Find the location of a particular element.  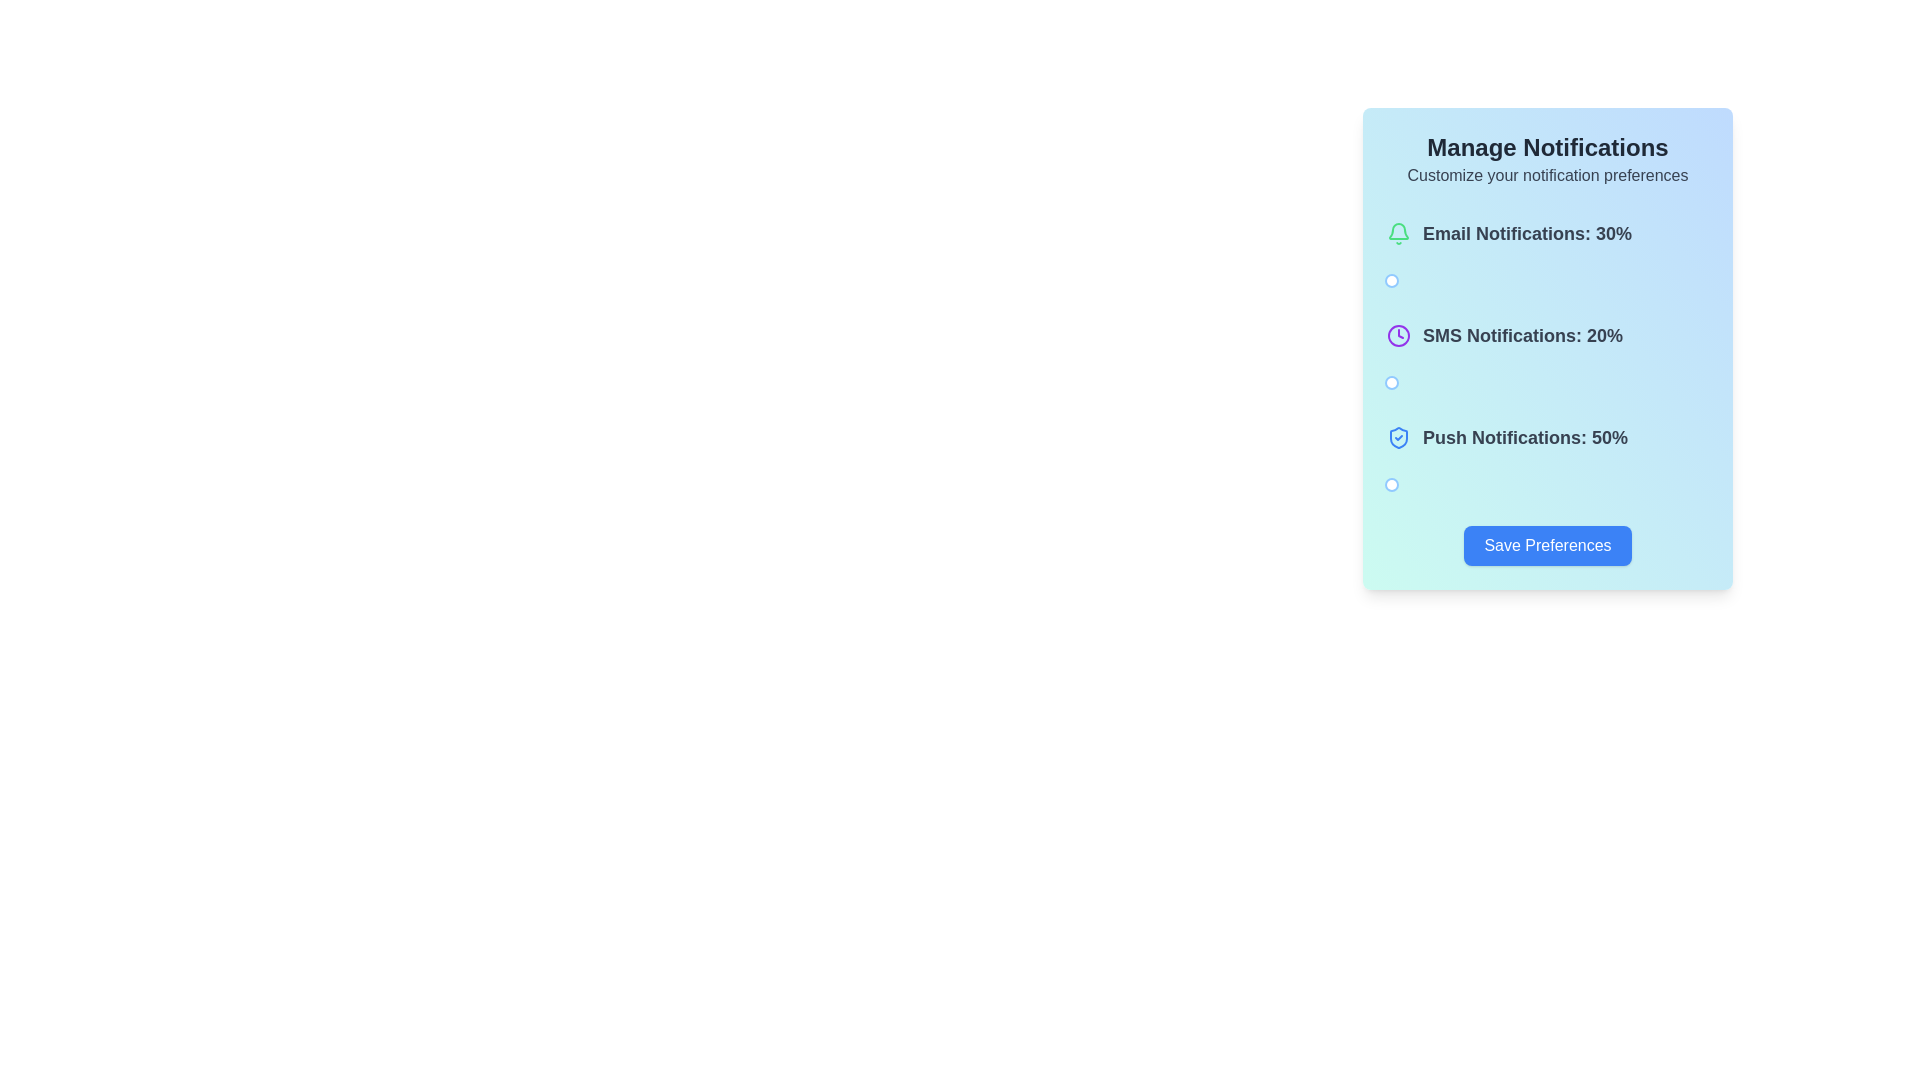

the 'Push Notifications' value is located at coordinates (1441, 485).